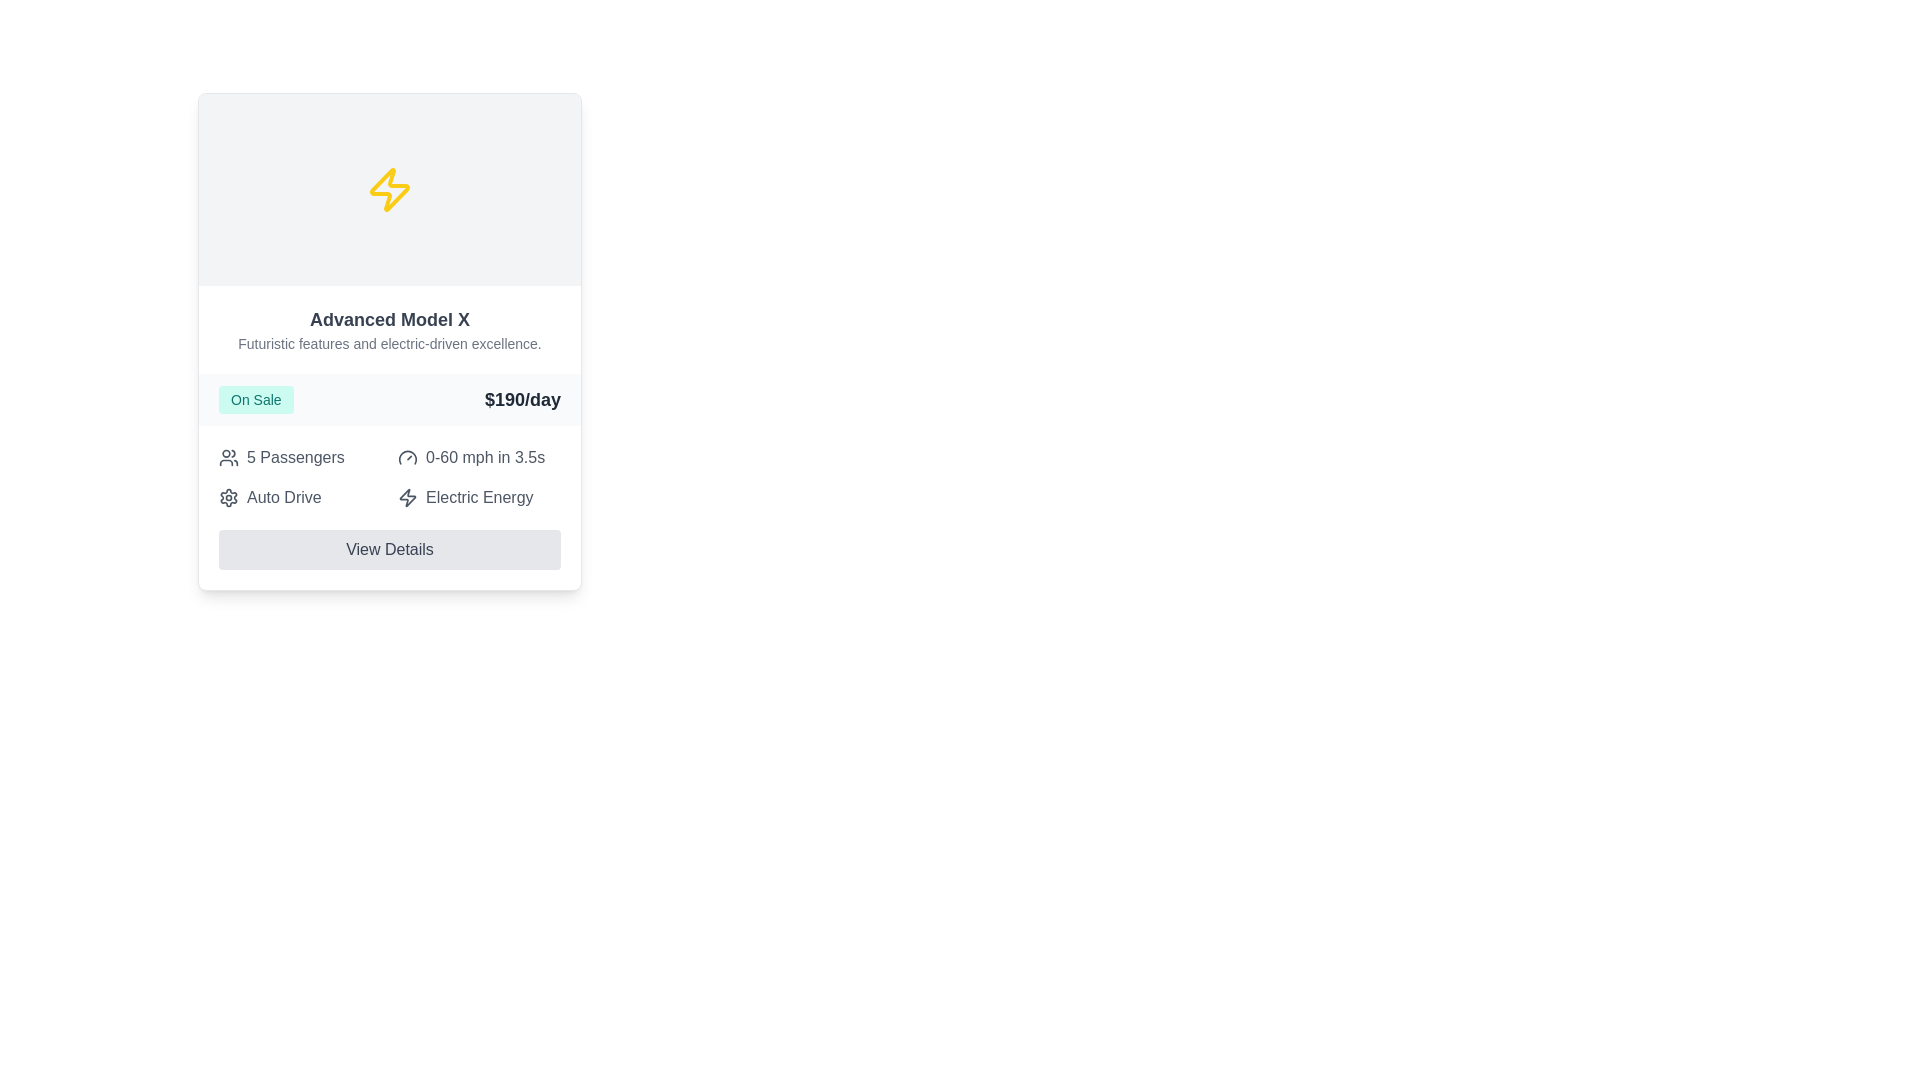 The height and width of the screenshot is (1080, 1920). I want to click on the SVG arc element that symbolizes performance or efficiency, located at the bottom part of the SVG graphic centered above the textual content of the card, so click(407, 456).